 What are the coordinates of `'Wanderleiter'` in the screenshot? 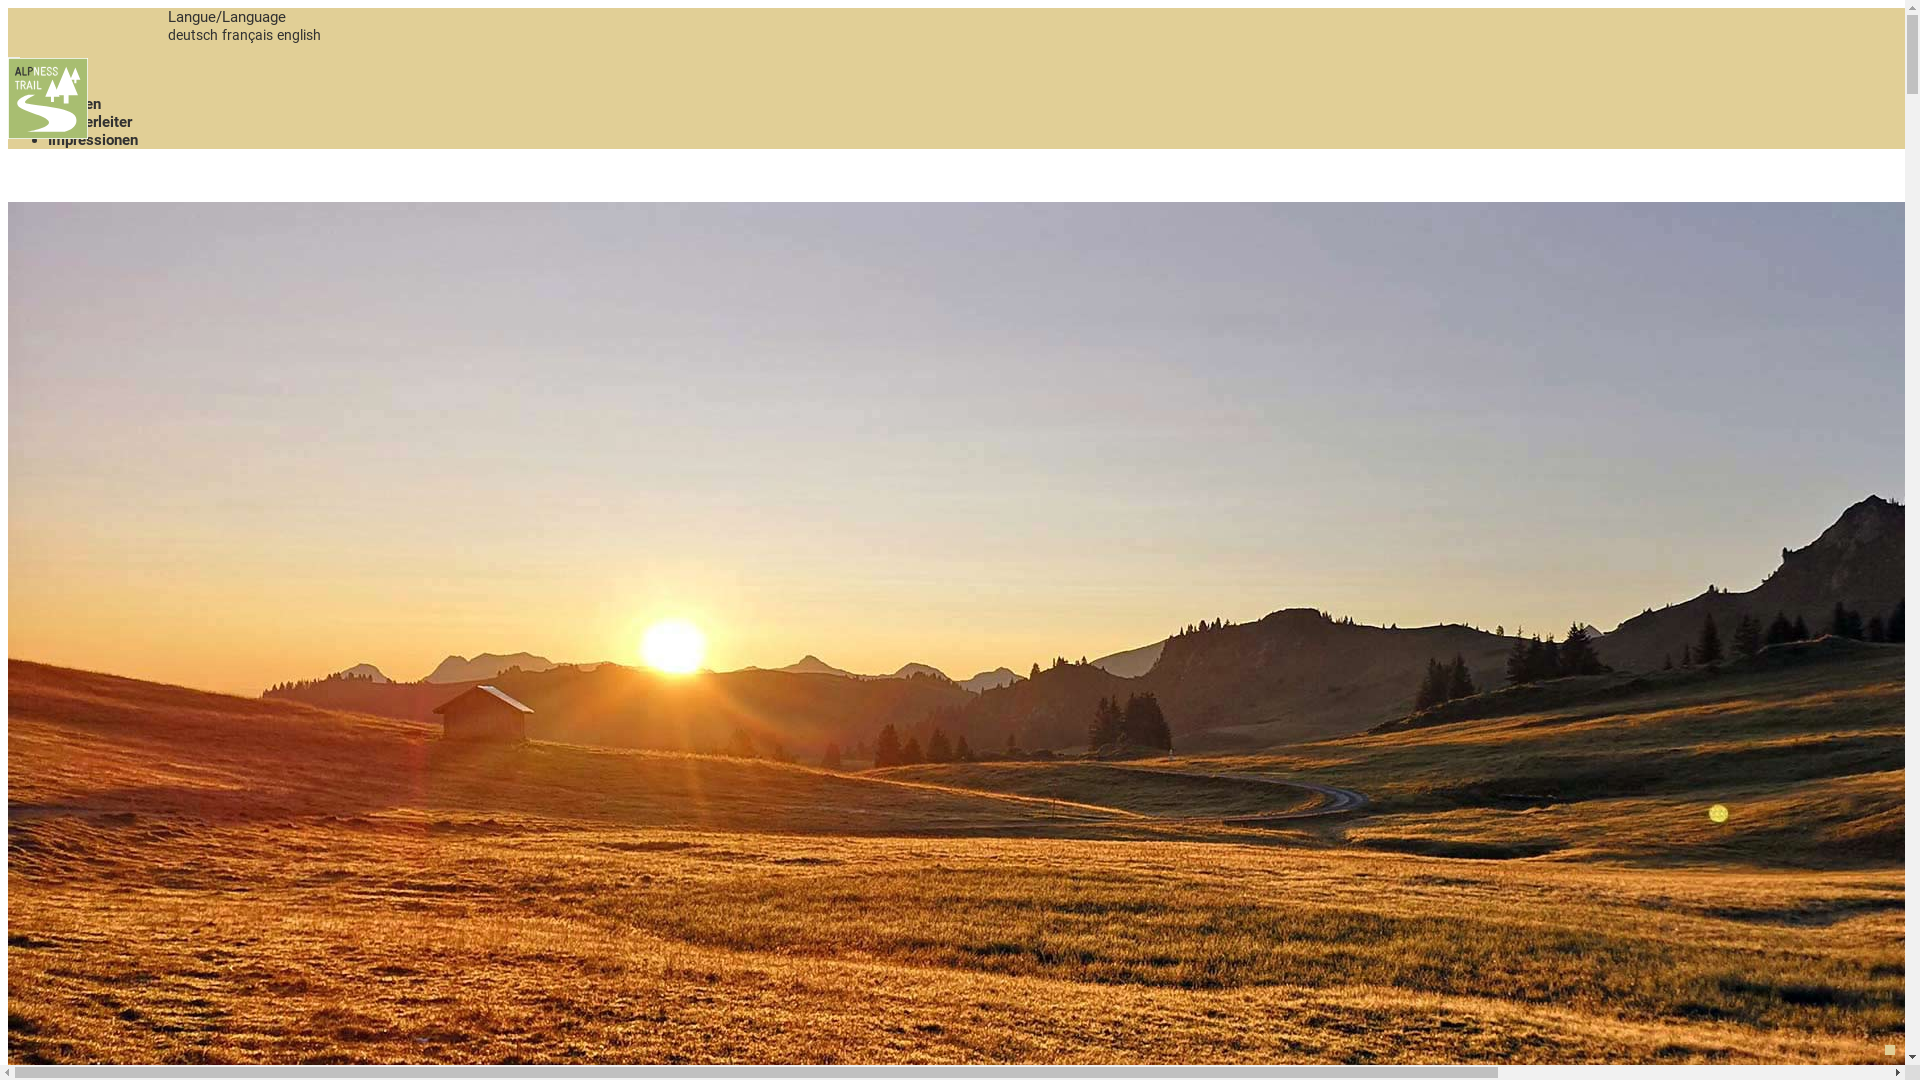 It's located at (89, 122).